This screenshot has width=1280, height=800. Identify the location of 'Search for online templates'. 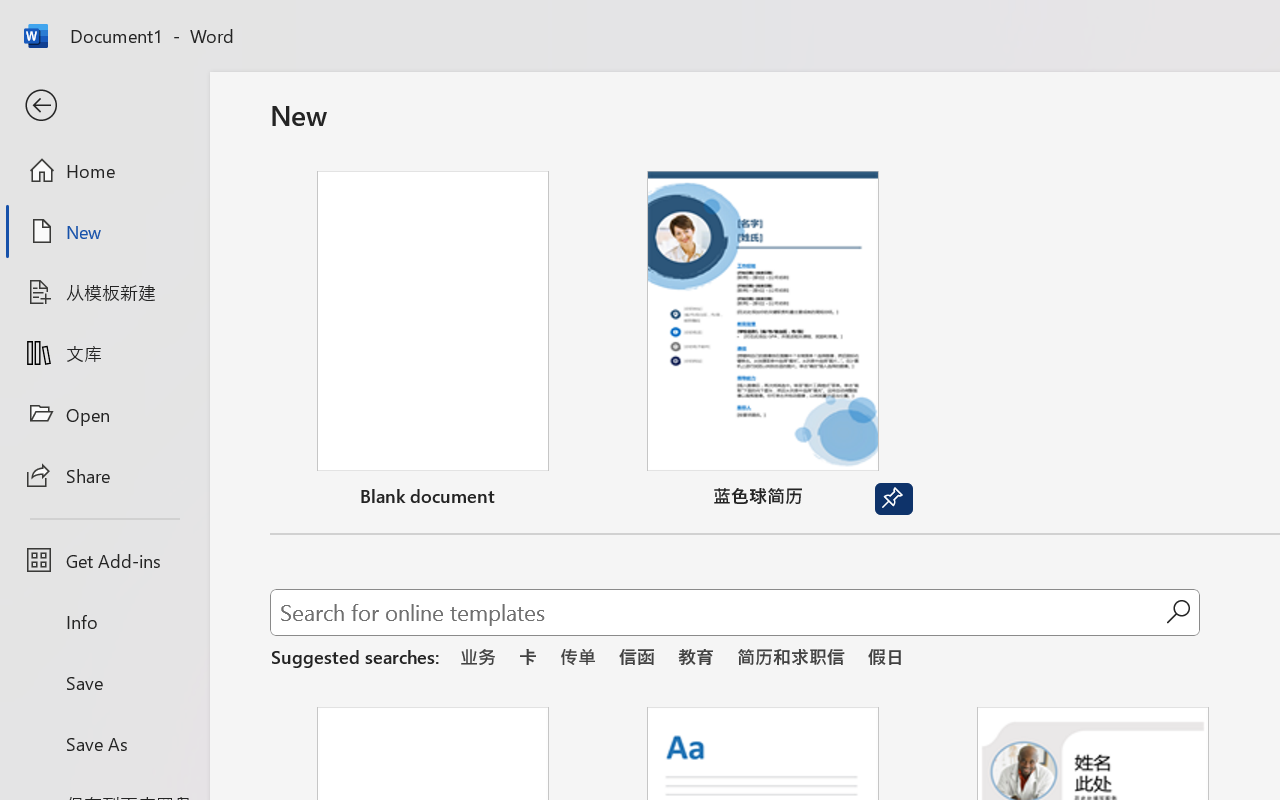
(718, 616).